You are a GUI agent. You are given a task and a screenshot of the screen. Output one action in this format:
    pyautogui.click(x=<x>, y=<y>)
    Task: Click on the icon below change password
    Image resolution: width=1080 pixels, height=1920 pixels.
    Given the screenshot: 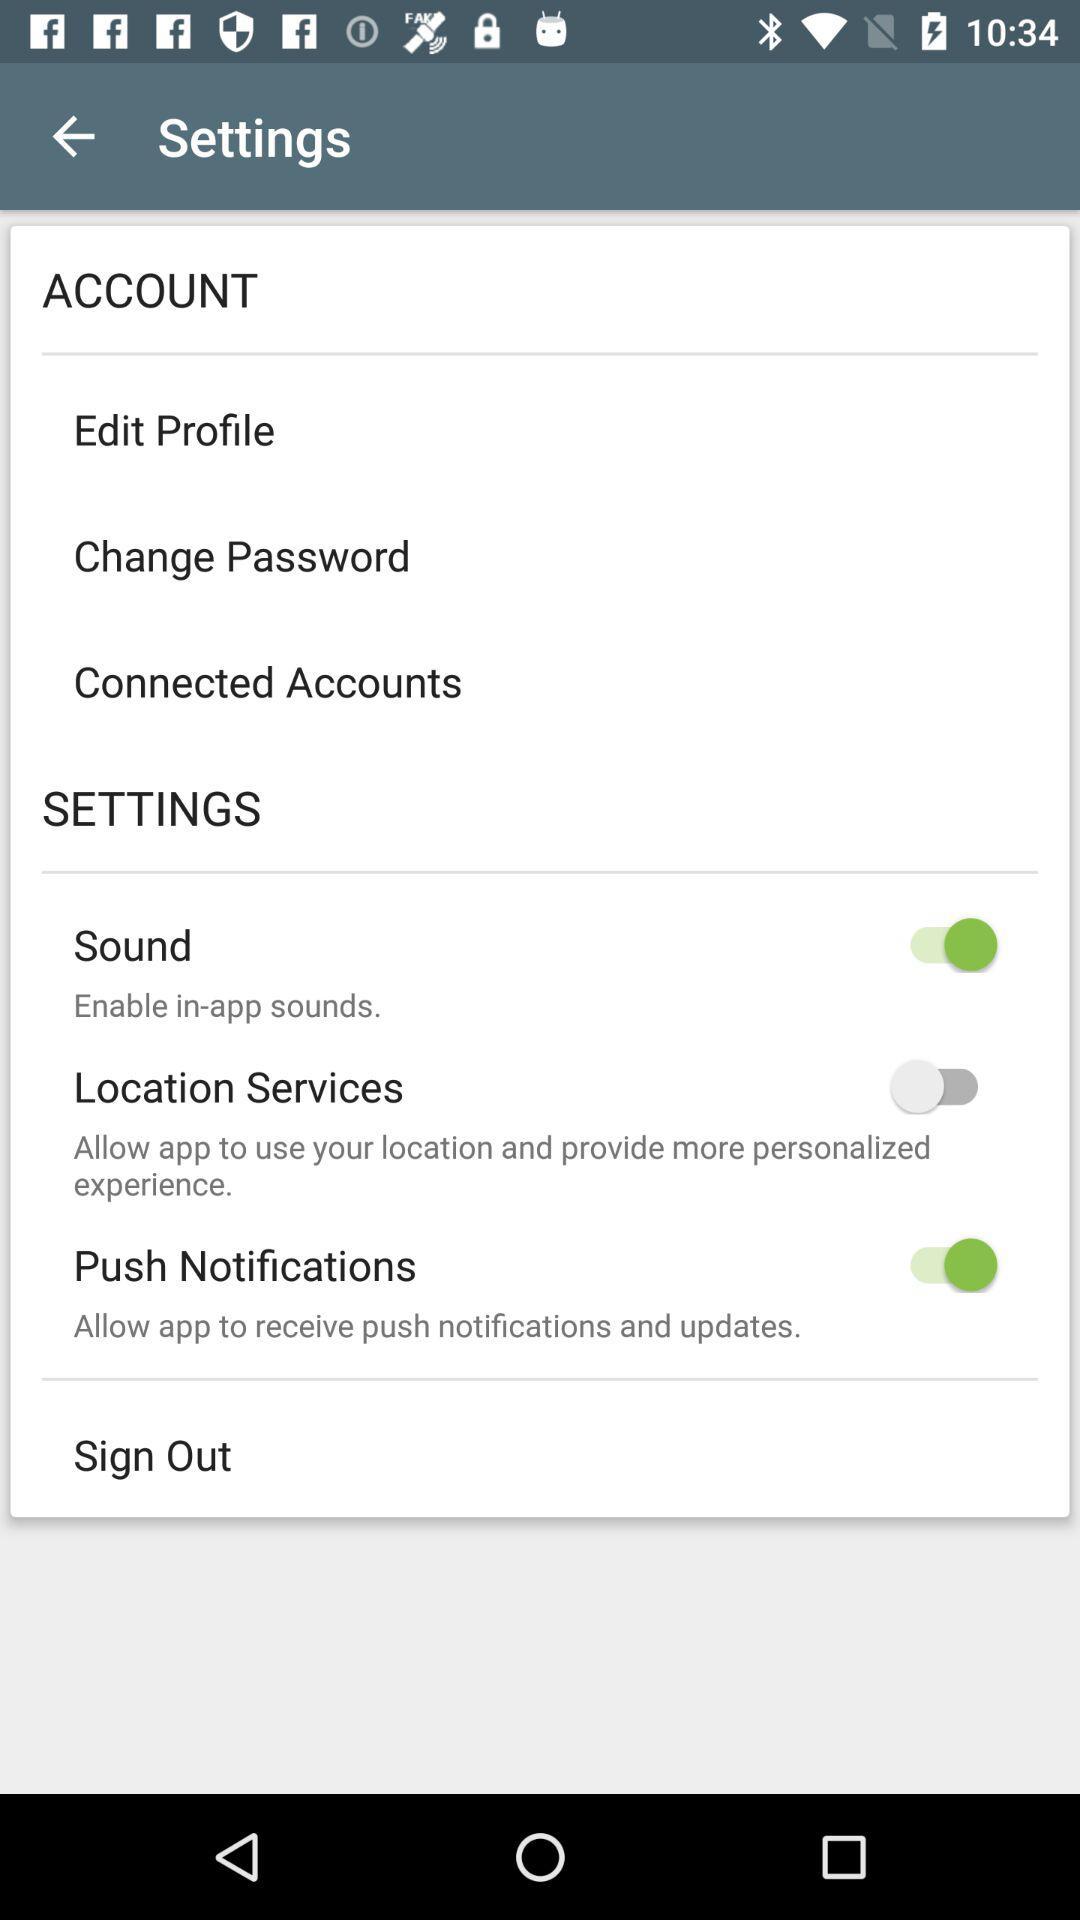 What is the action you would take?
    pyautogui.click(x=540, y=681)
    